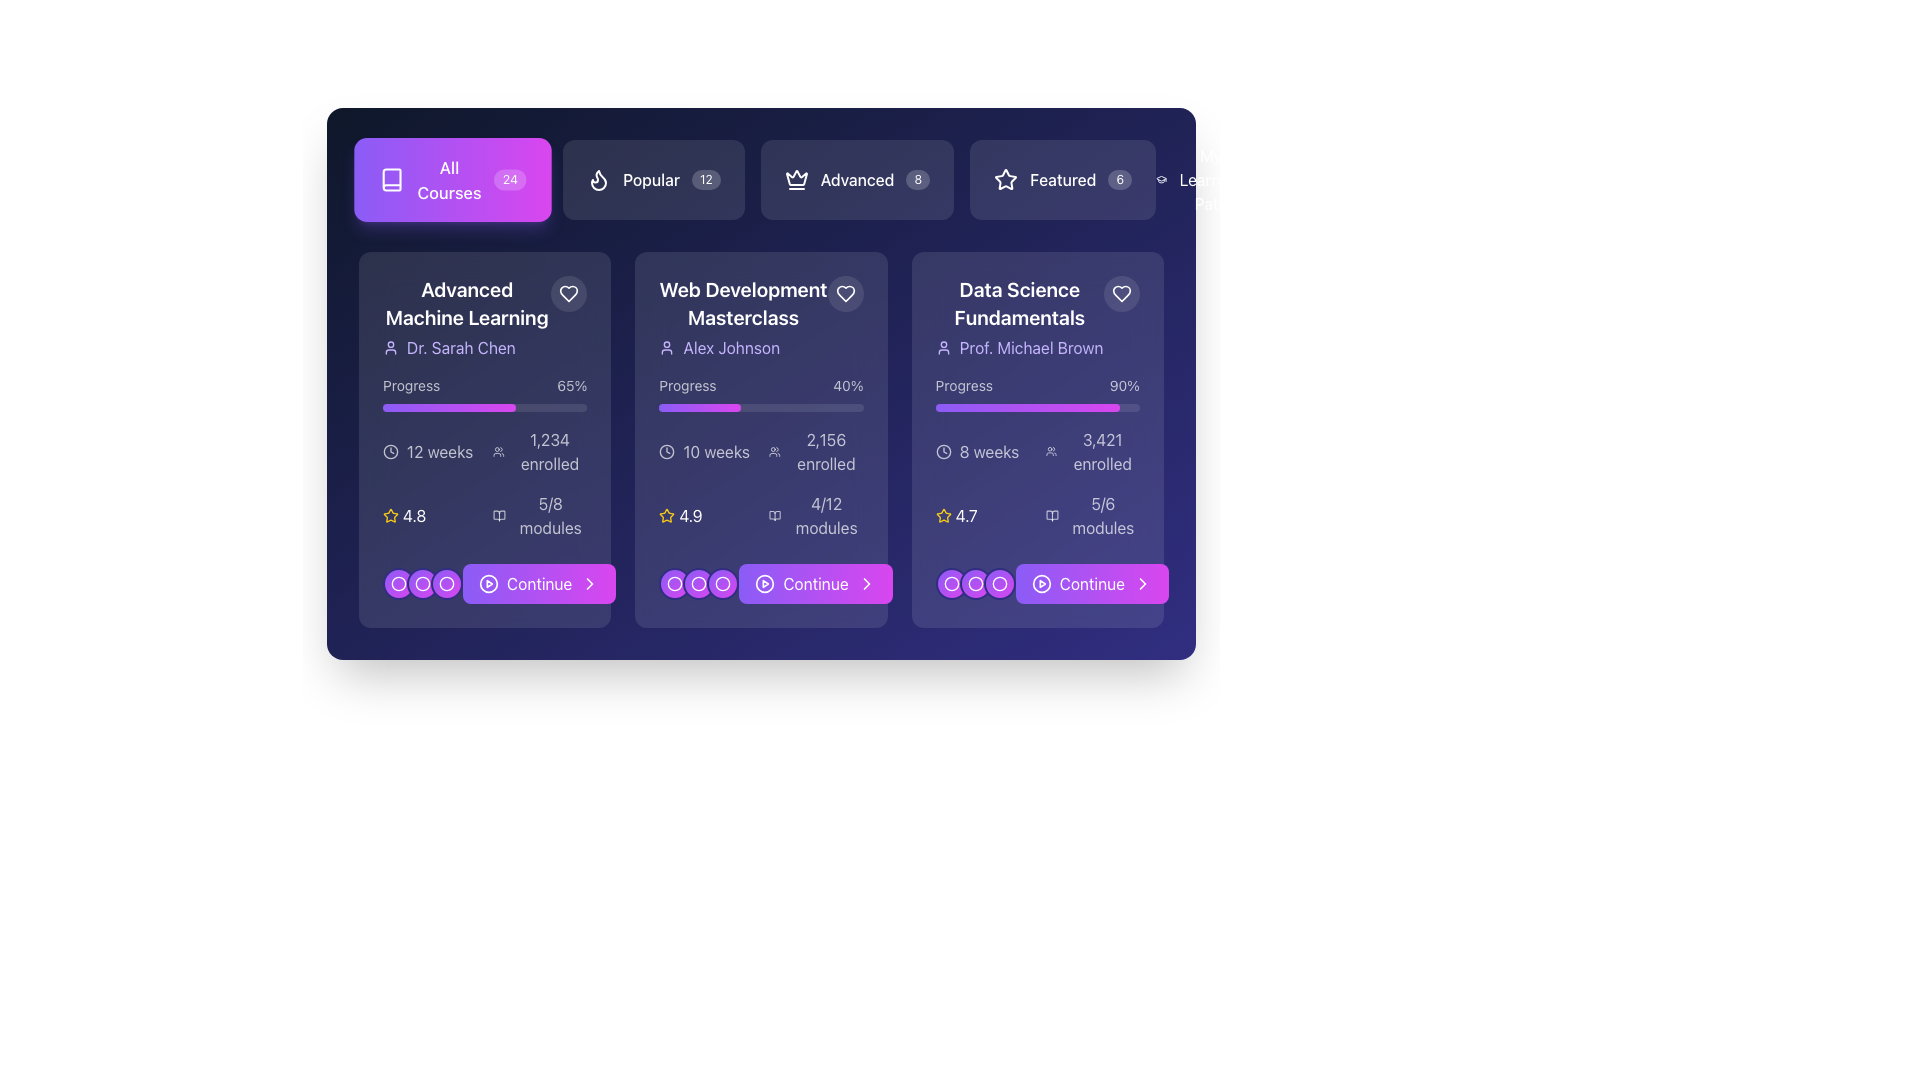 Image resolution: width=1920 pixels, height=1080 pixels. Describe the element at coordinates (760, 483) in the screenshot. I see `a specific component within the Informational grid layout of the 'Web Development Masterclass' course card, which is located below the progress section and above the 'Continue' button` at that location.